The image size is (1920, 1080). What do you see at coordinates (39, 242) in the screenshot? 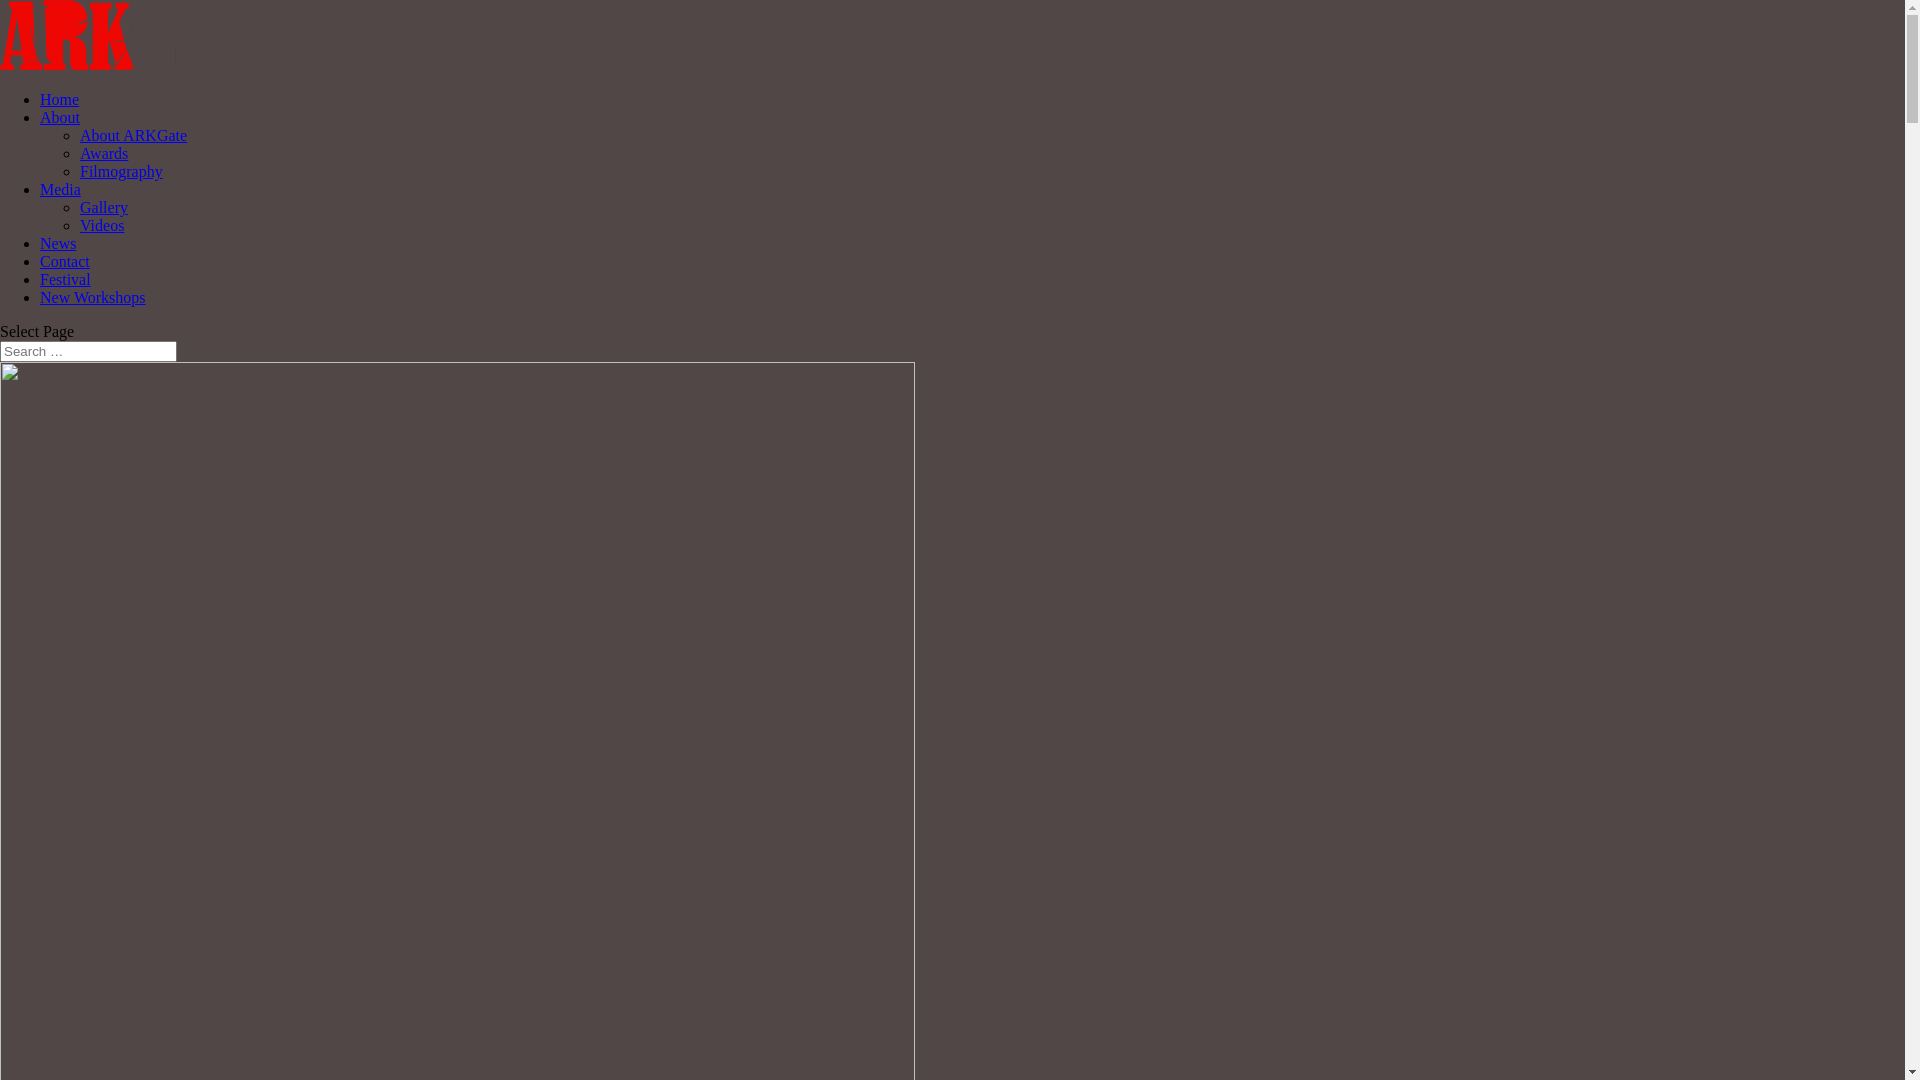
I see `'News'` at bounding box center [39, 242].